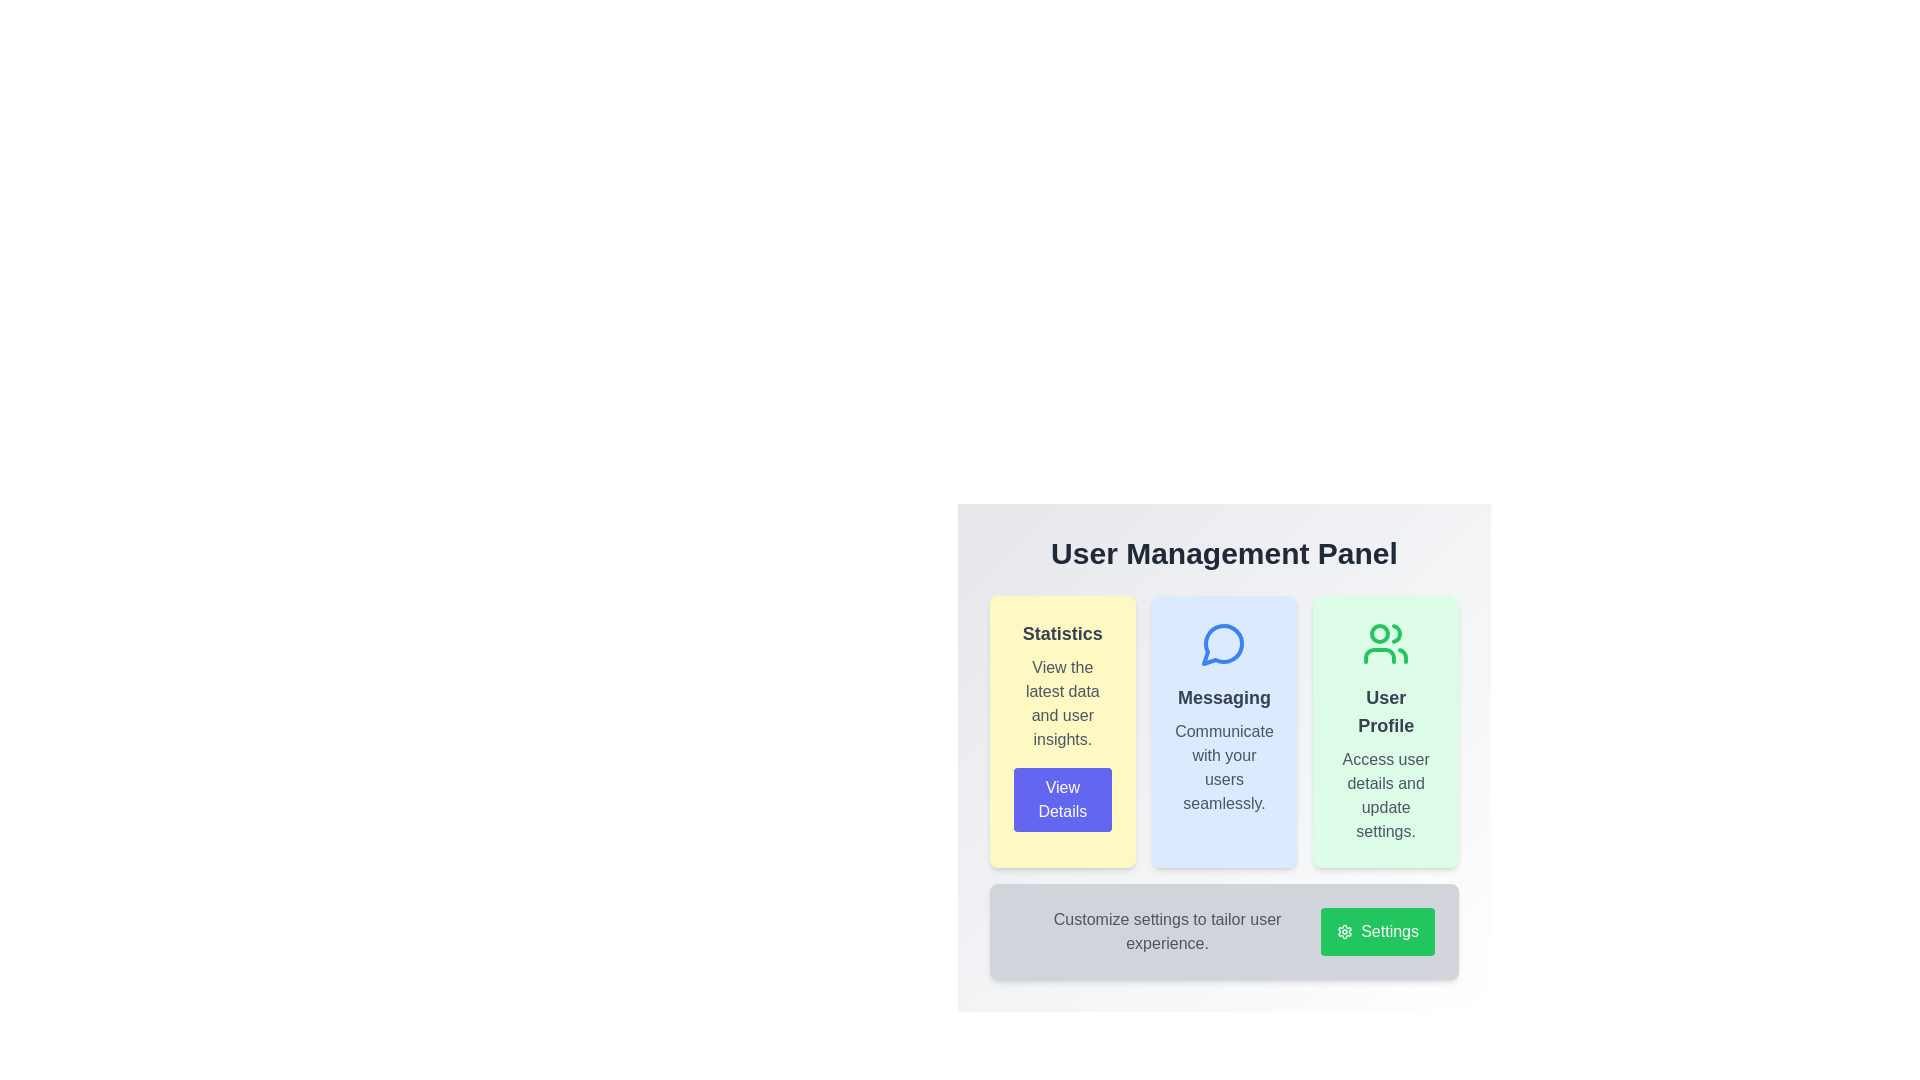  What do you see at coordinates (1223, 786) in the screenshot?
I see `contents of the informational card located in the User Management Panel, which is the second of three vertically stacked cards providing messaging functionality` at bounding box center [1223, 786].